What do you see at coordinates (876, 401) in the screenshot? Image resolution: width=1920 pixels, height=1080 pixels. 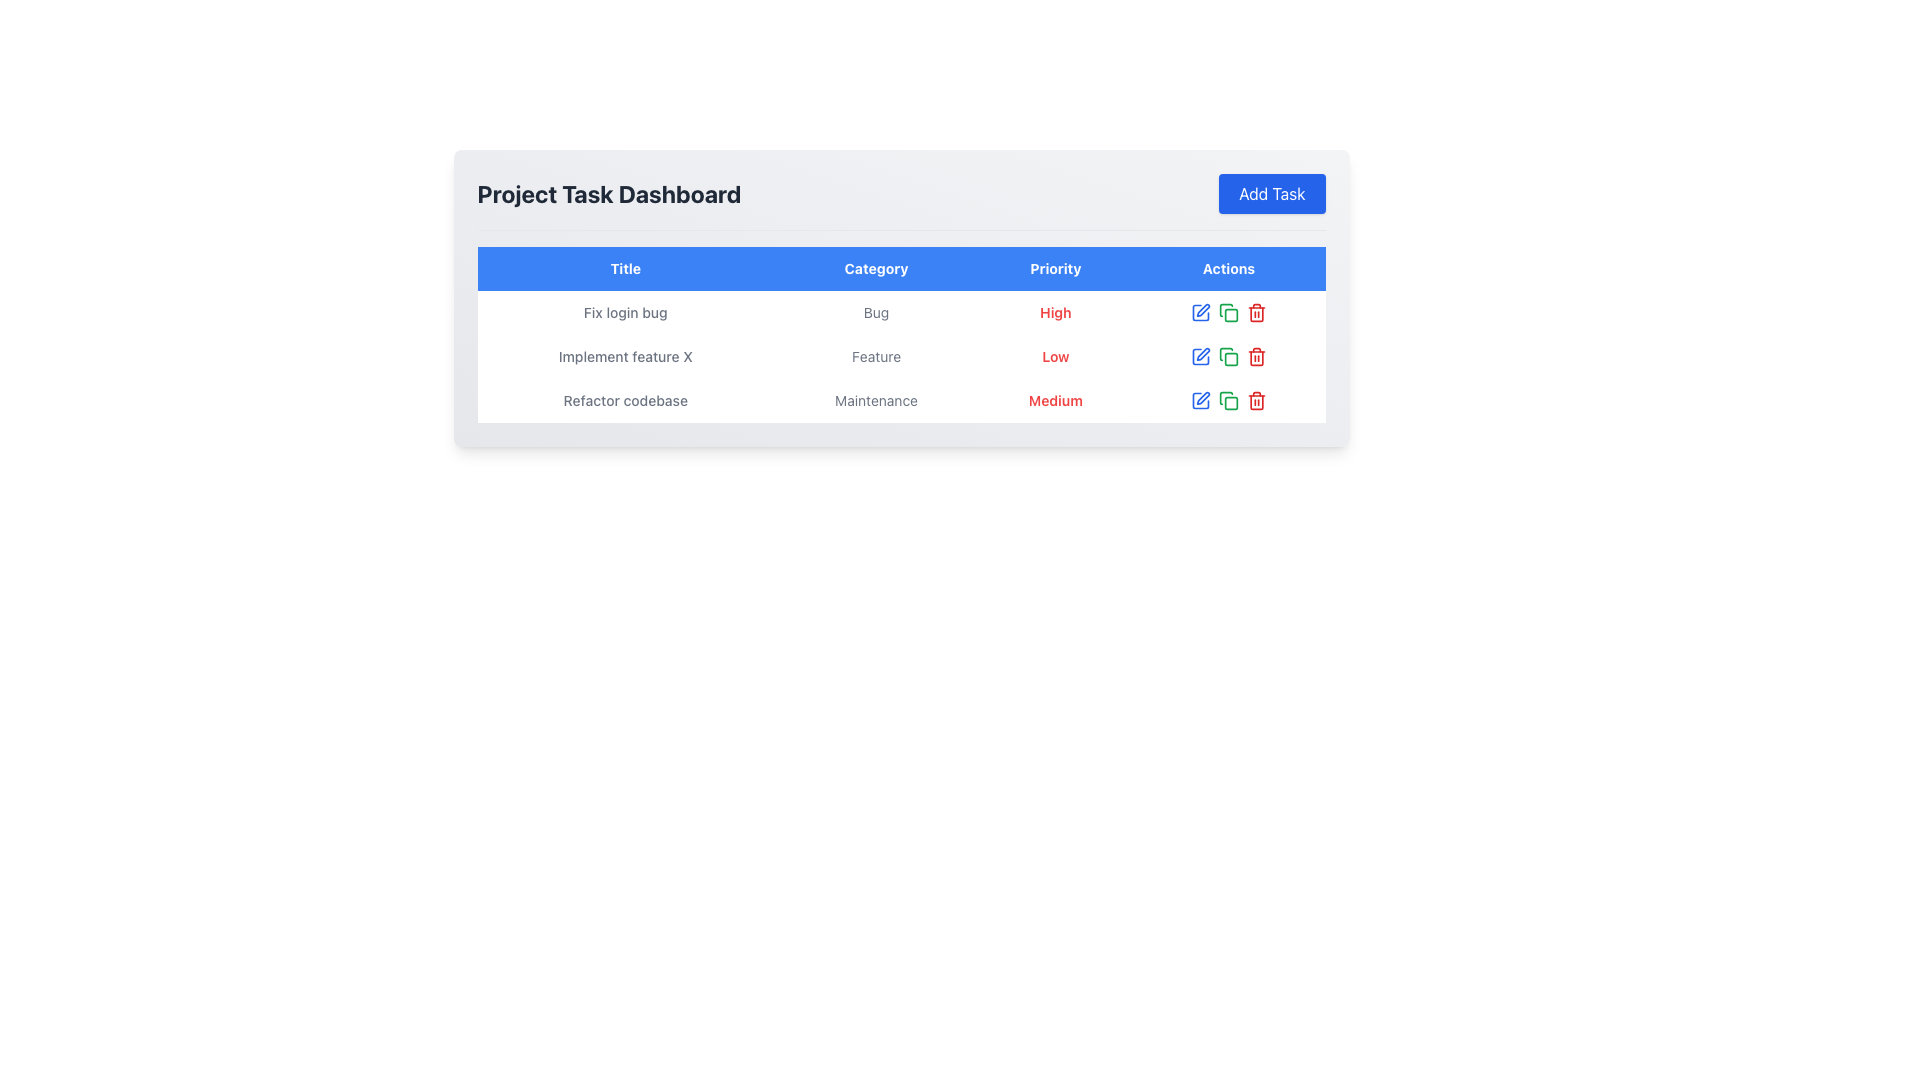 I see `the text label that categorizes the task 'Refactor codebase' as 'Maintenance', located in the 'Category' column of the third row in the main content table` at bounding box center [876, 401].